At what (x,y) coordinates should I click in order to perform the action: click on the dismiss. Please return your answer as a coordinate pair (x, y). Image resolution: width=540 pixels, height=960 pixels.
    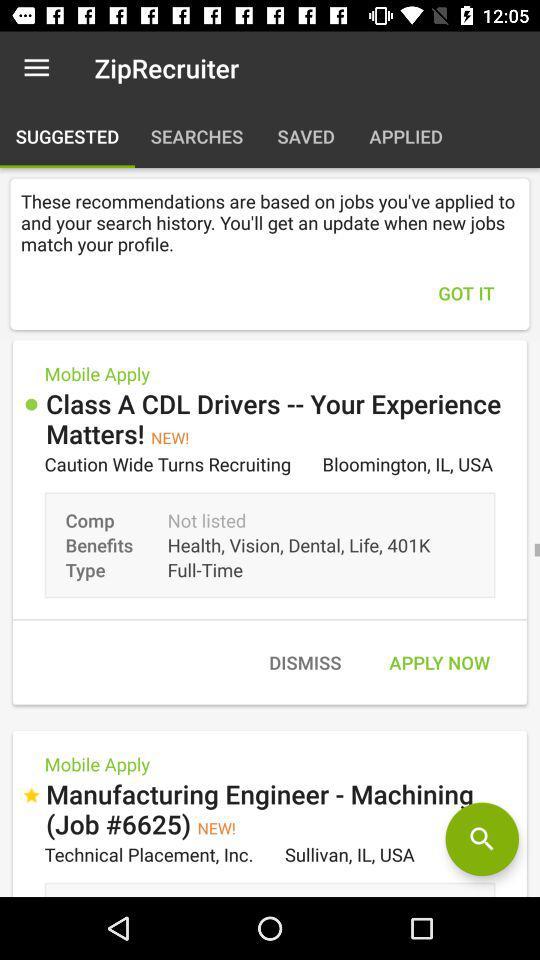
    Looking at the image, I should click on (305, 662).